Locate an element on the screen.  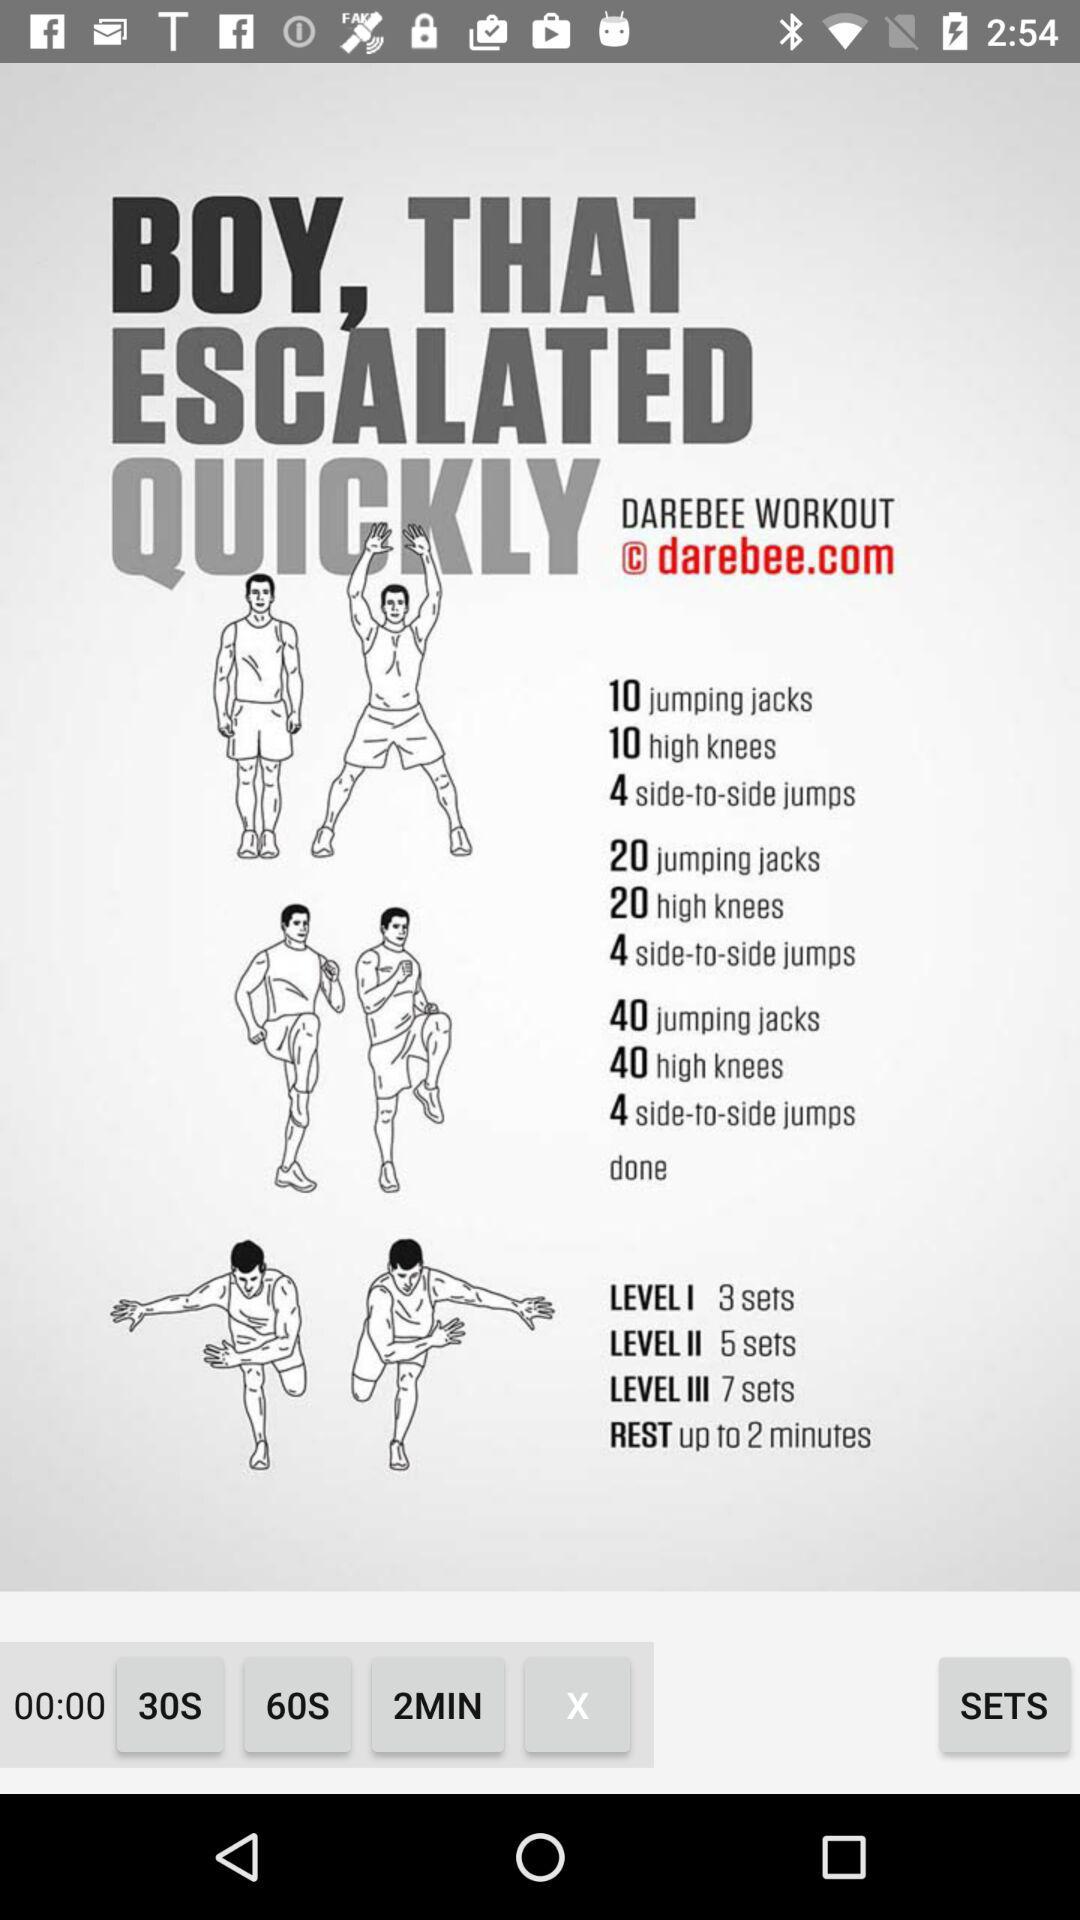
icon next to x item is located at coordinates (1004, 1703).